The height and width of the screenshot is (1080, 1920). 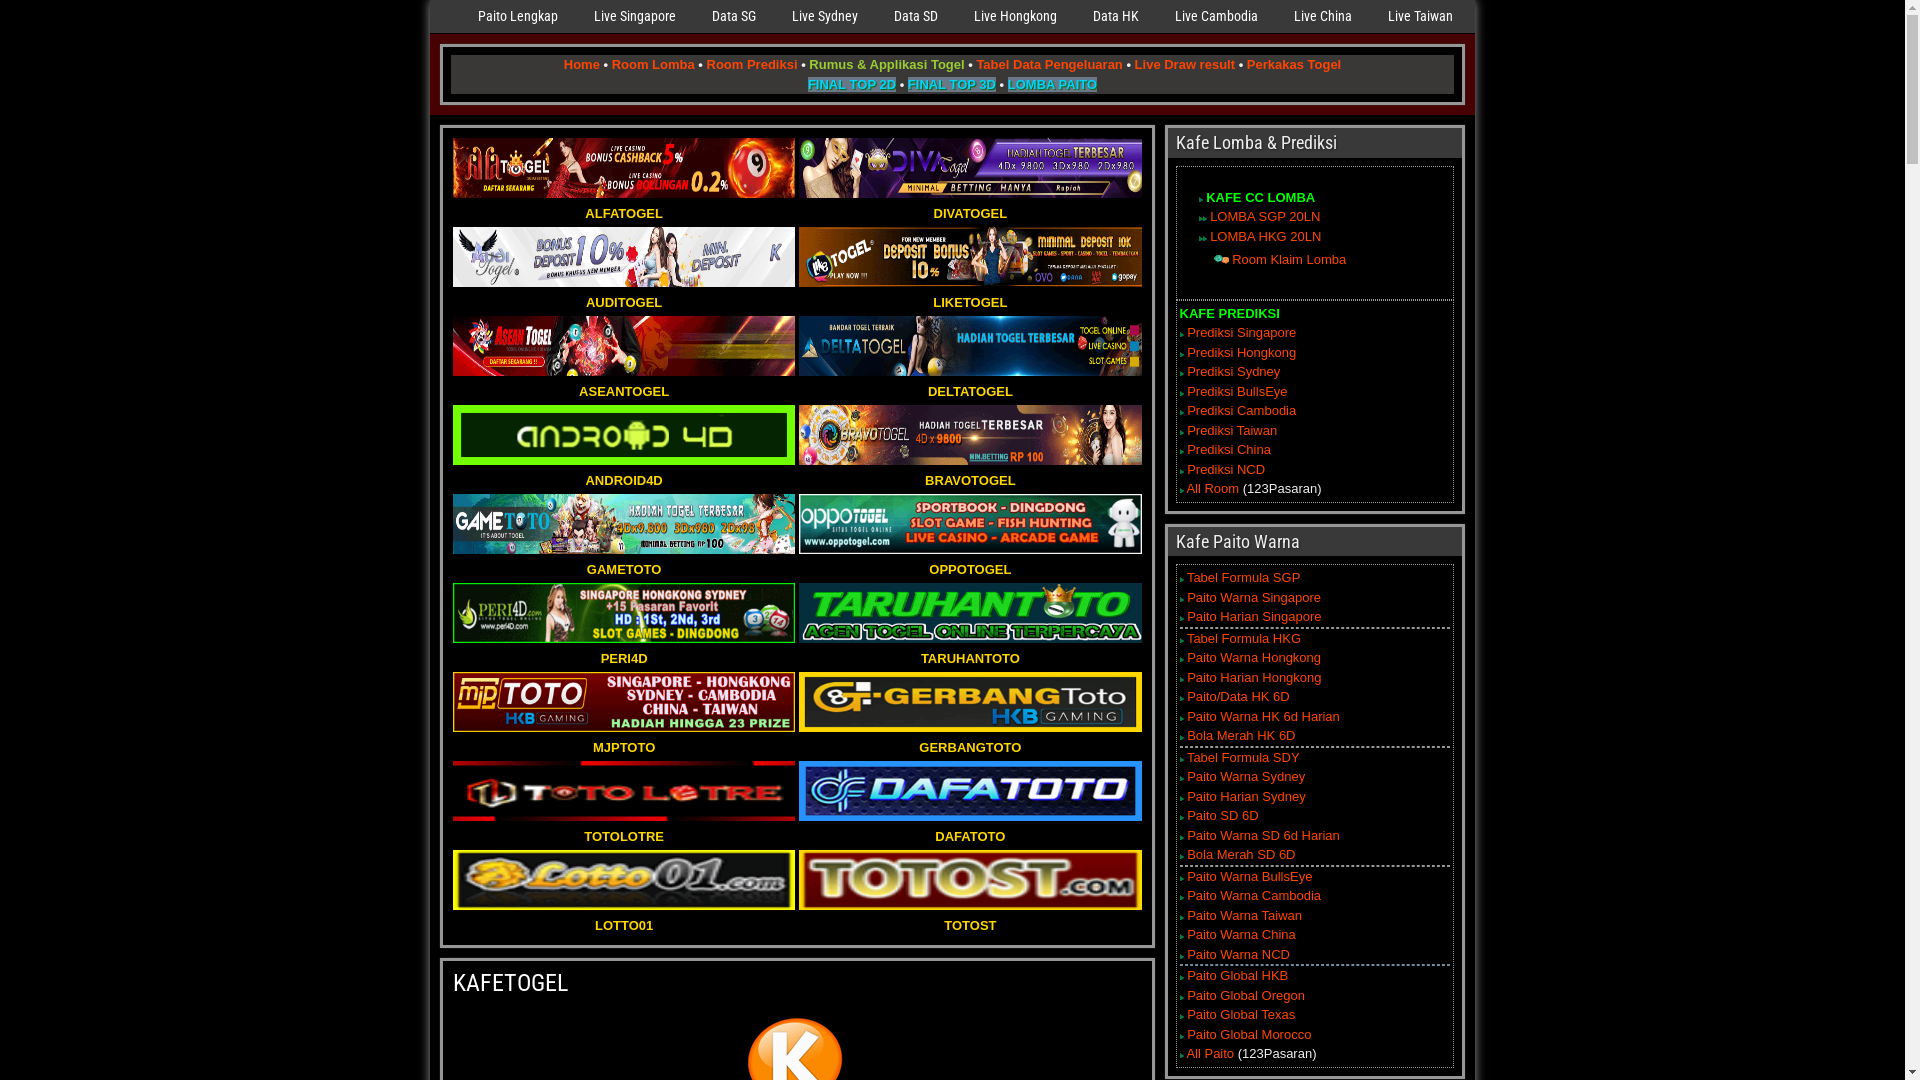 What do you see at coordinates (1220, 258) in the screenshot?
I see `'panah'` at bounding box center [1220, 258].